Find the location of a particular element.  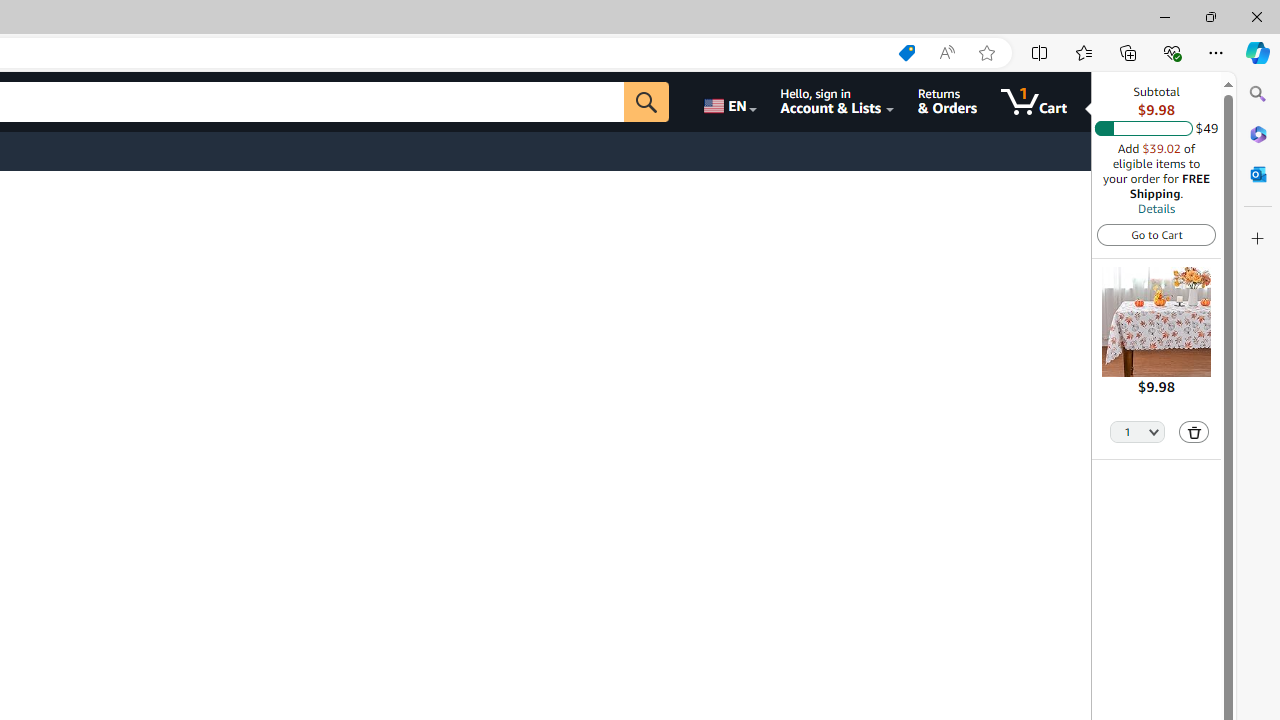

'Favorites' is located at coordinates (1082, 51).